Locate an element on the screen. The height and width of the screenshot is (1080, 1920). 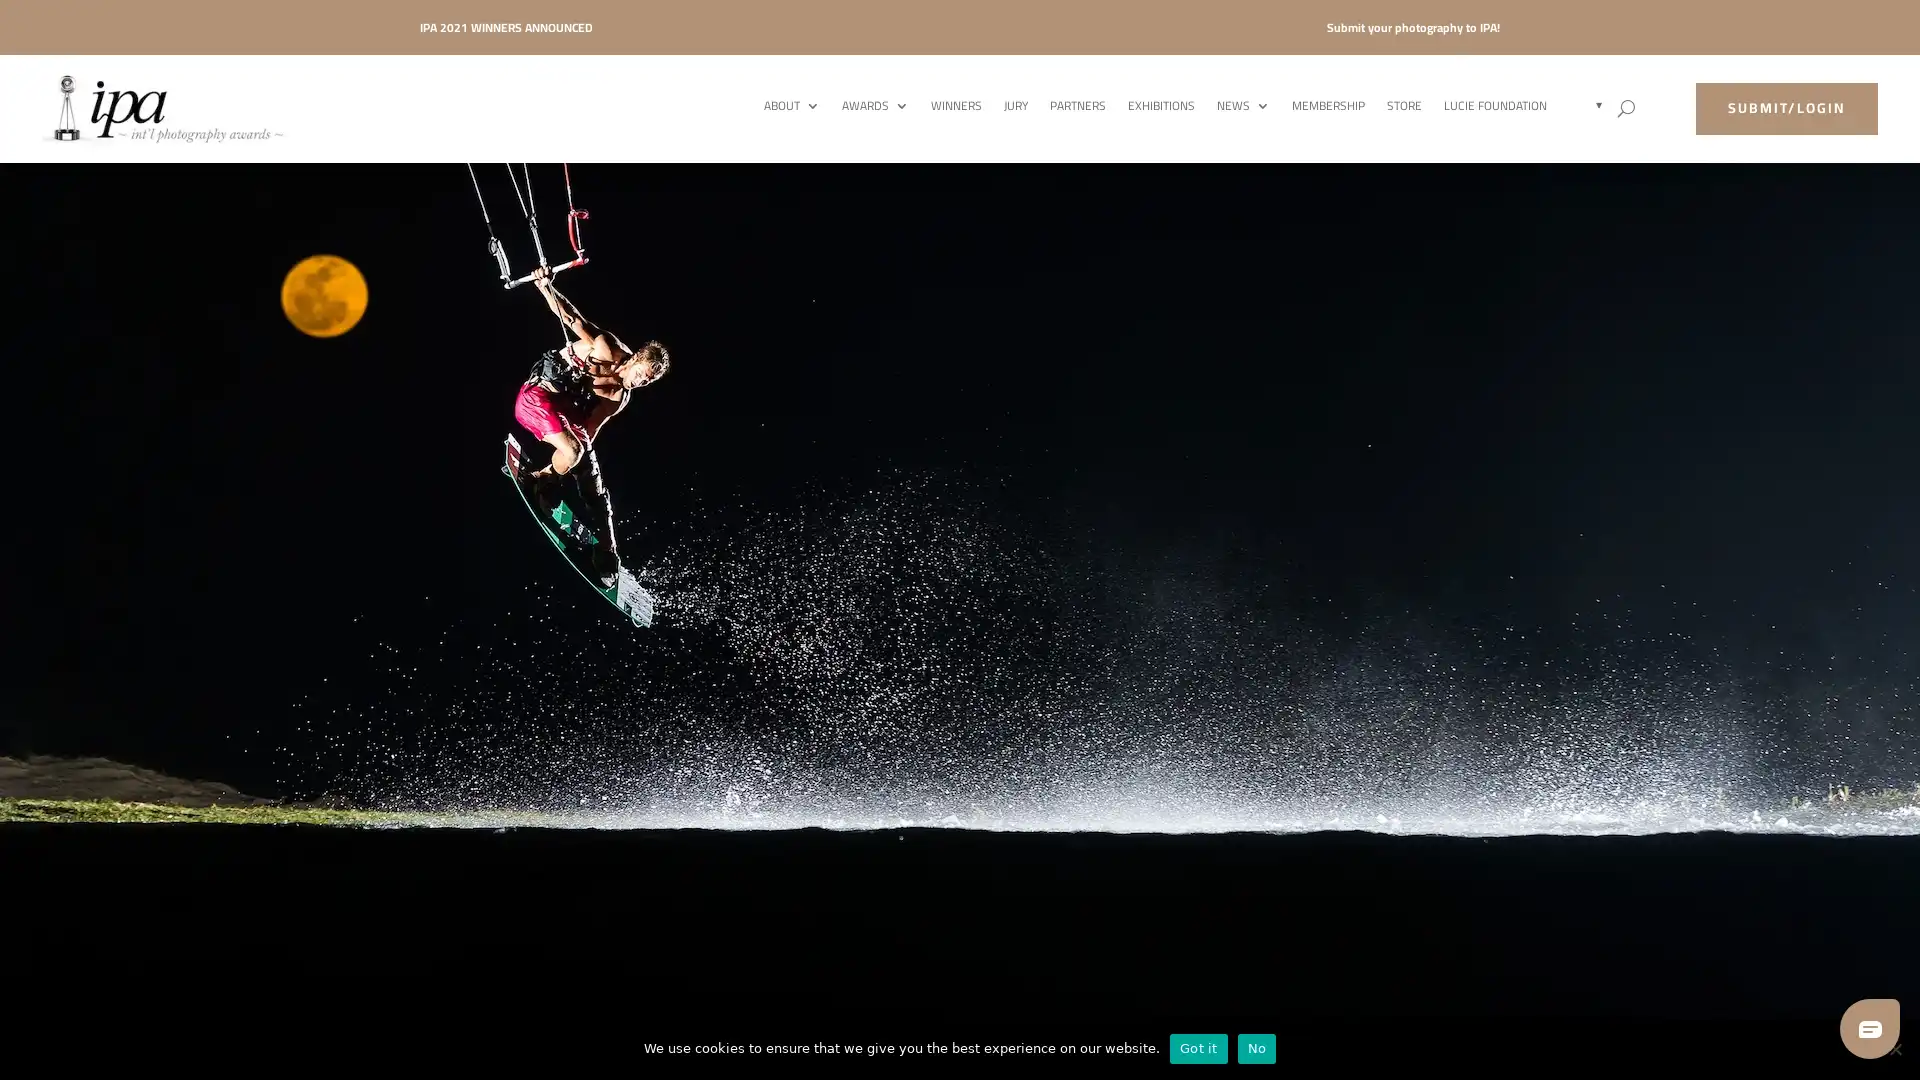
U is located at coordinates (1626, 108).